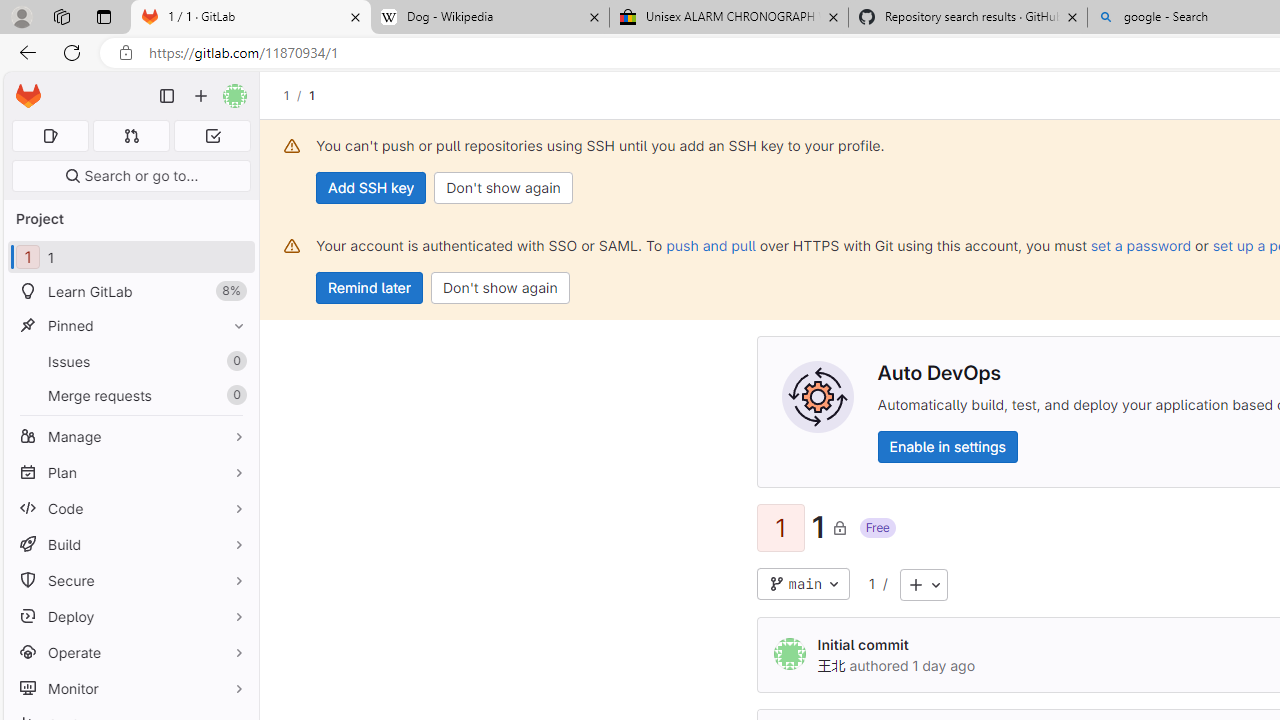  Describe the element at coordinates (369, 288) in the screenshot. I see `'Remind later'` at that location.